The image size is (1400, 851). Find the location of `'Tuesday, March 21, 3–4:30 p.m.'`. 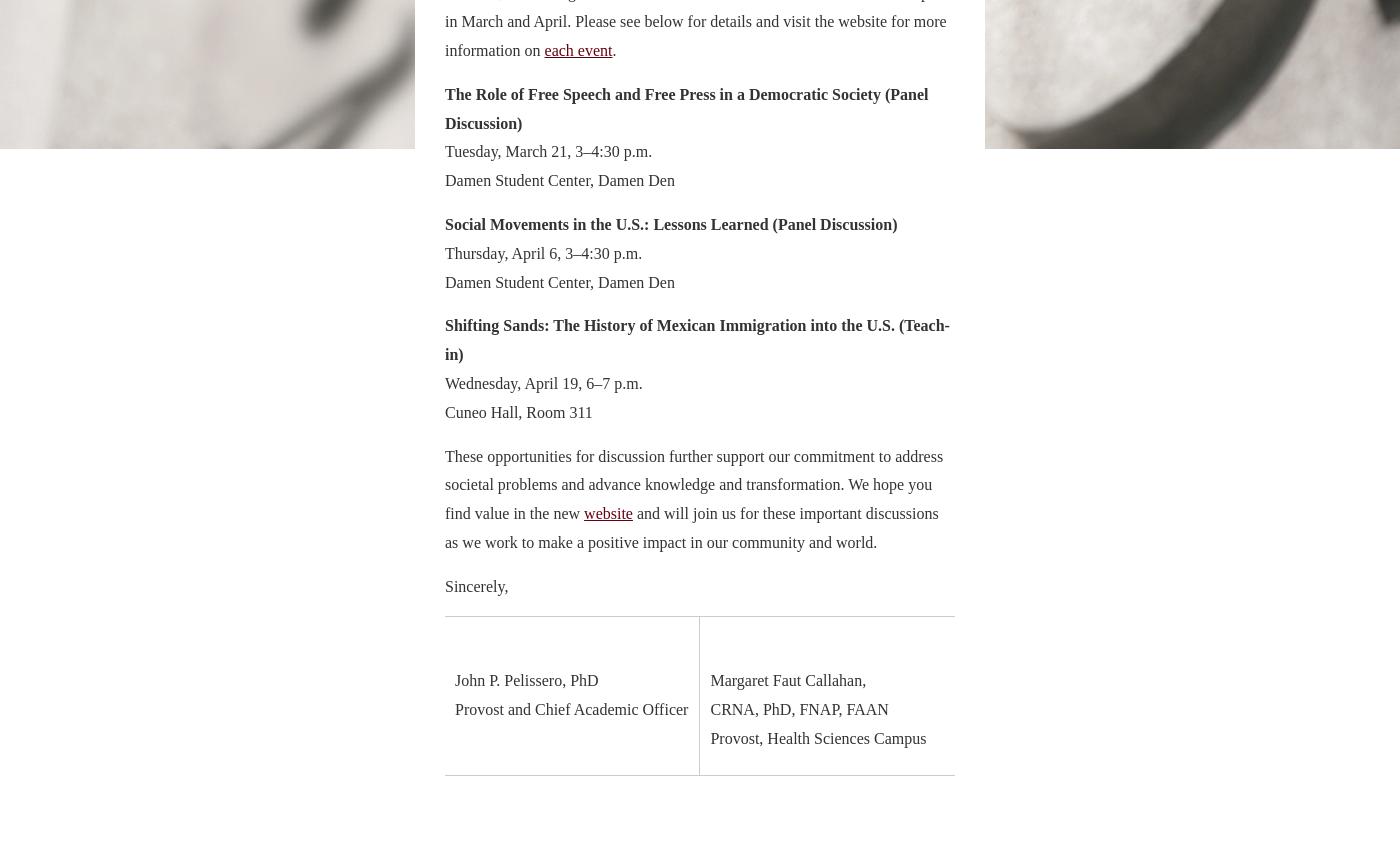

'Tuesday, March 21, 3–4:30 p.m.' is located at coordinates (445, 151).